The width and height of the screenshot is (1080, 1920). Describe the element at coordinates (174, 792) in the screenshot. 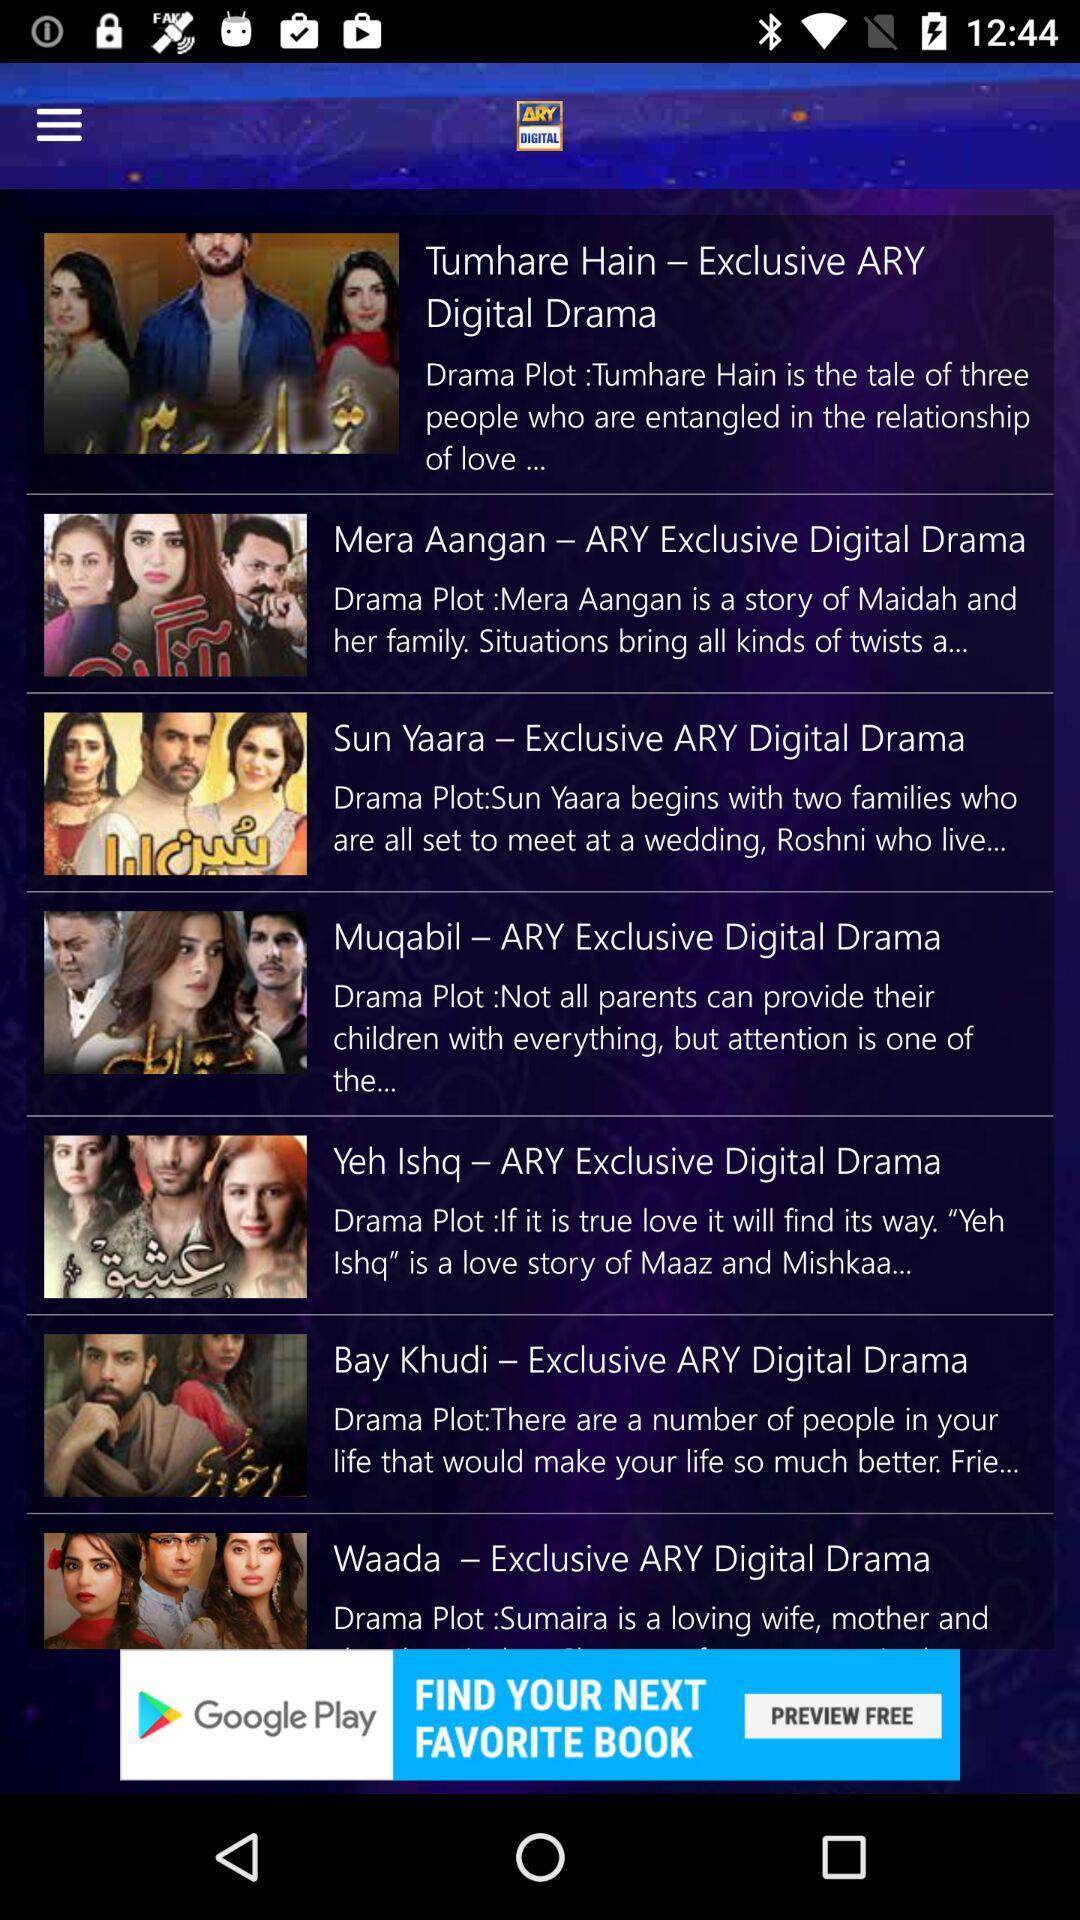

I see `the third image from the top left corner of the web page` at that location.